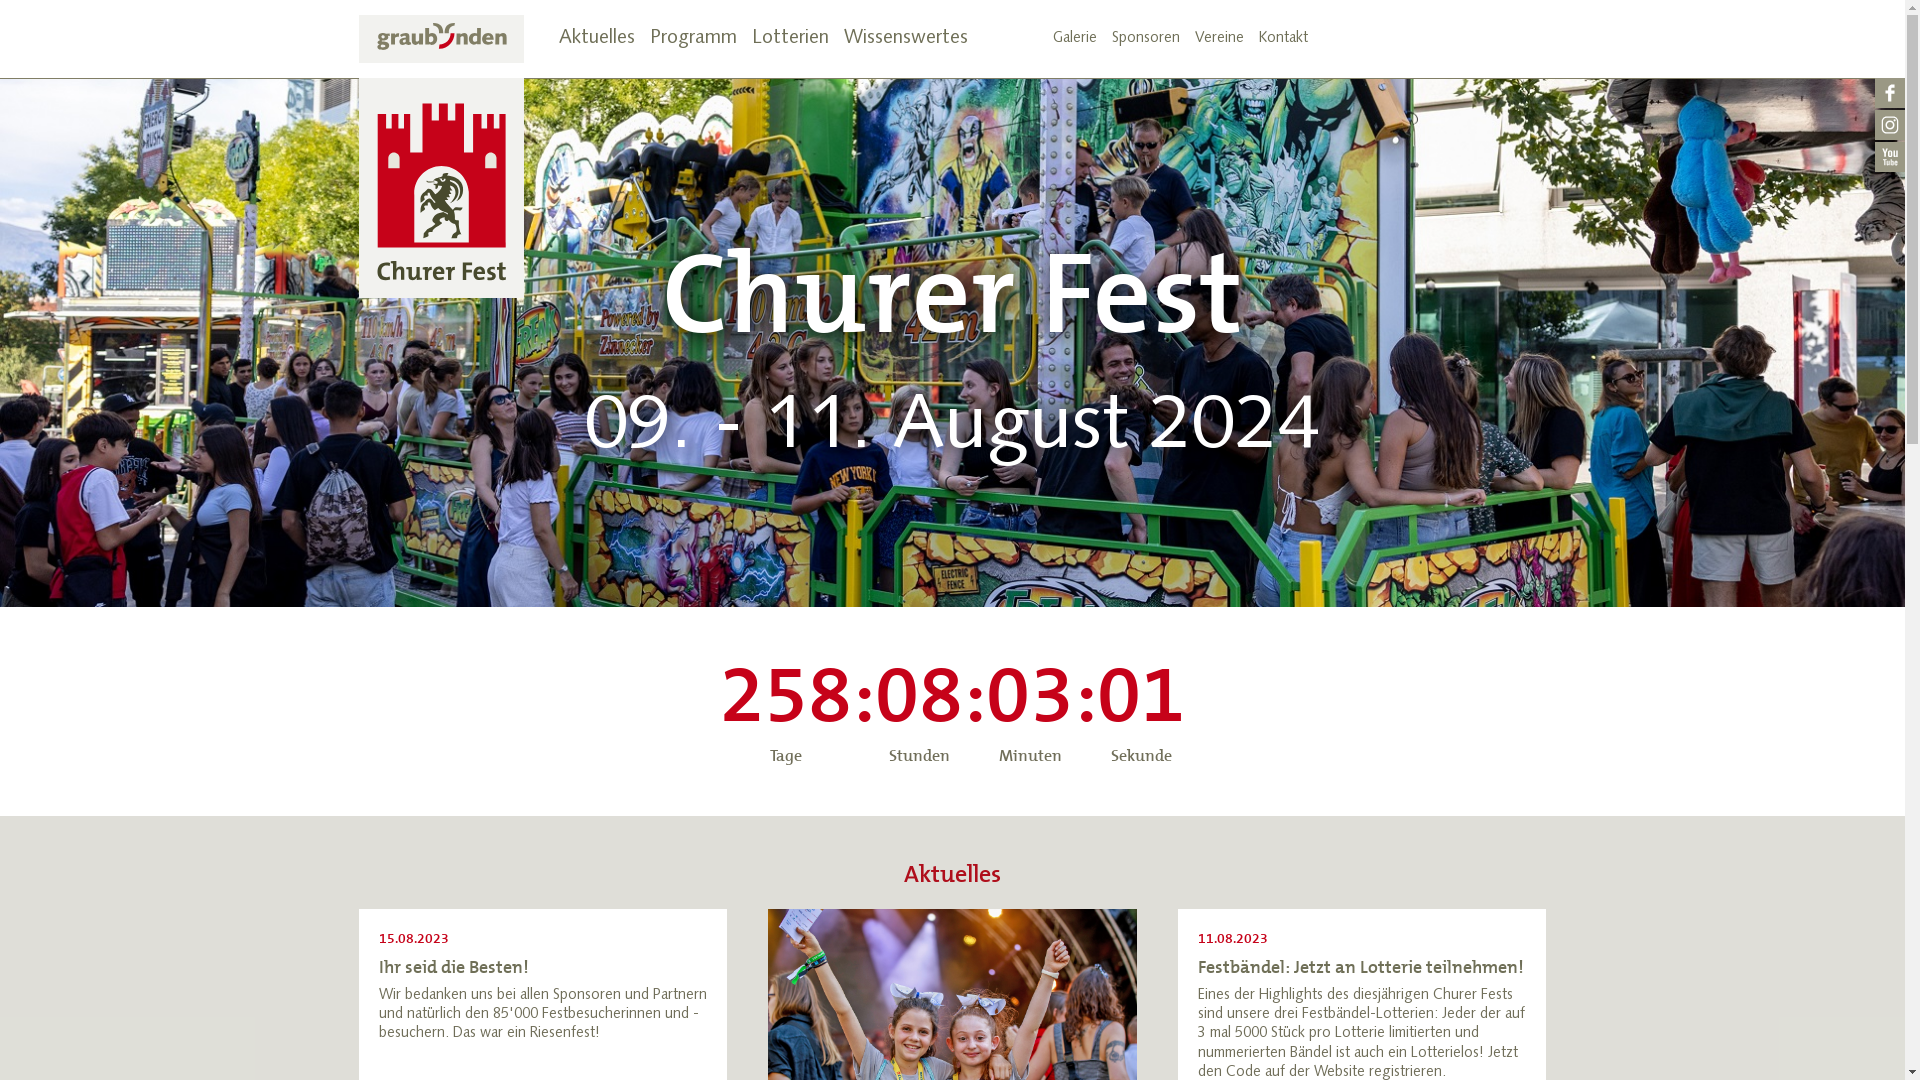  I want to click on 'Programm', so click(693, 38).